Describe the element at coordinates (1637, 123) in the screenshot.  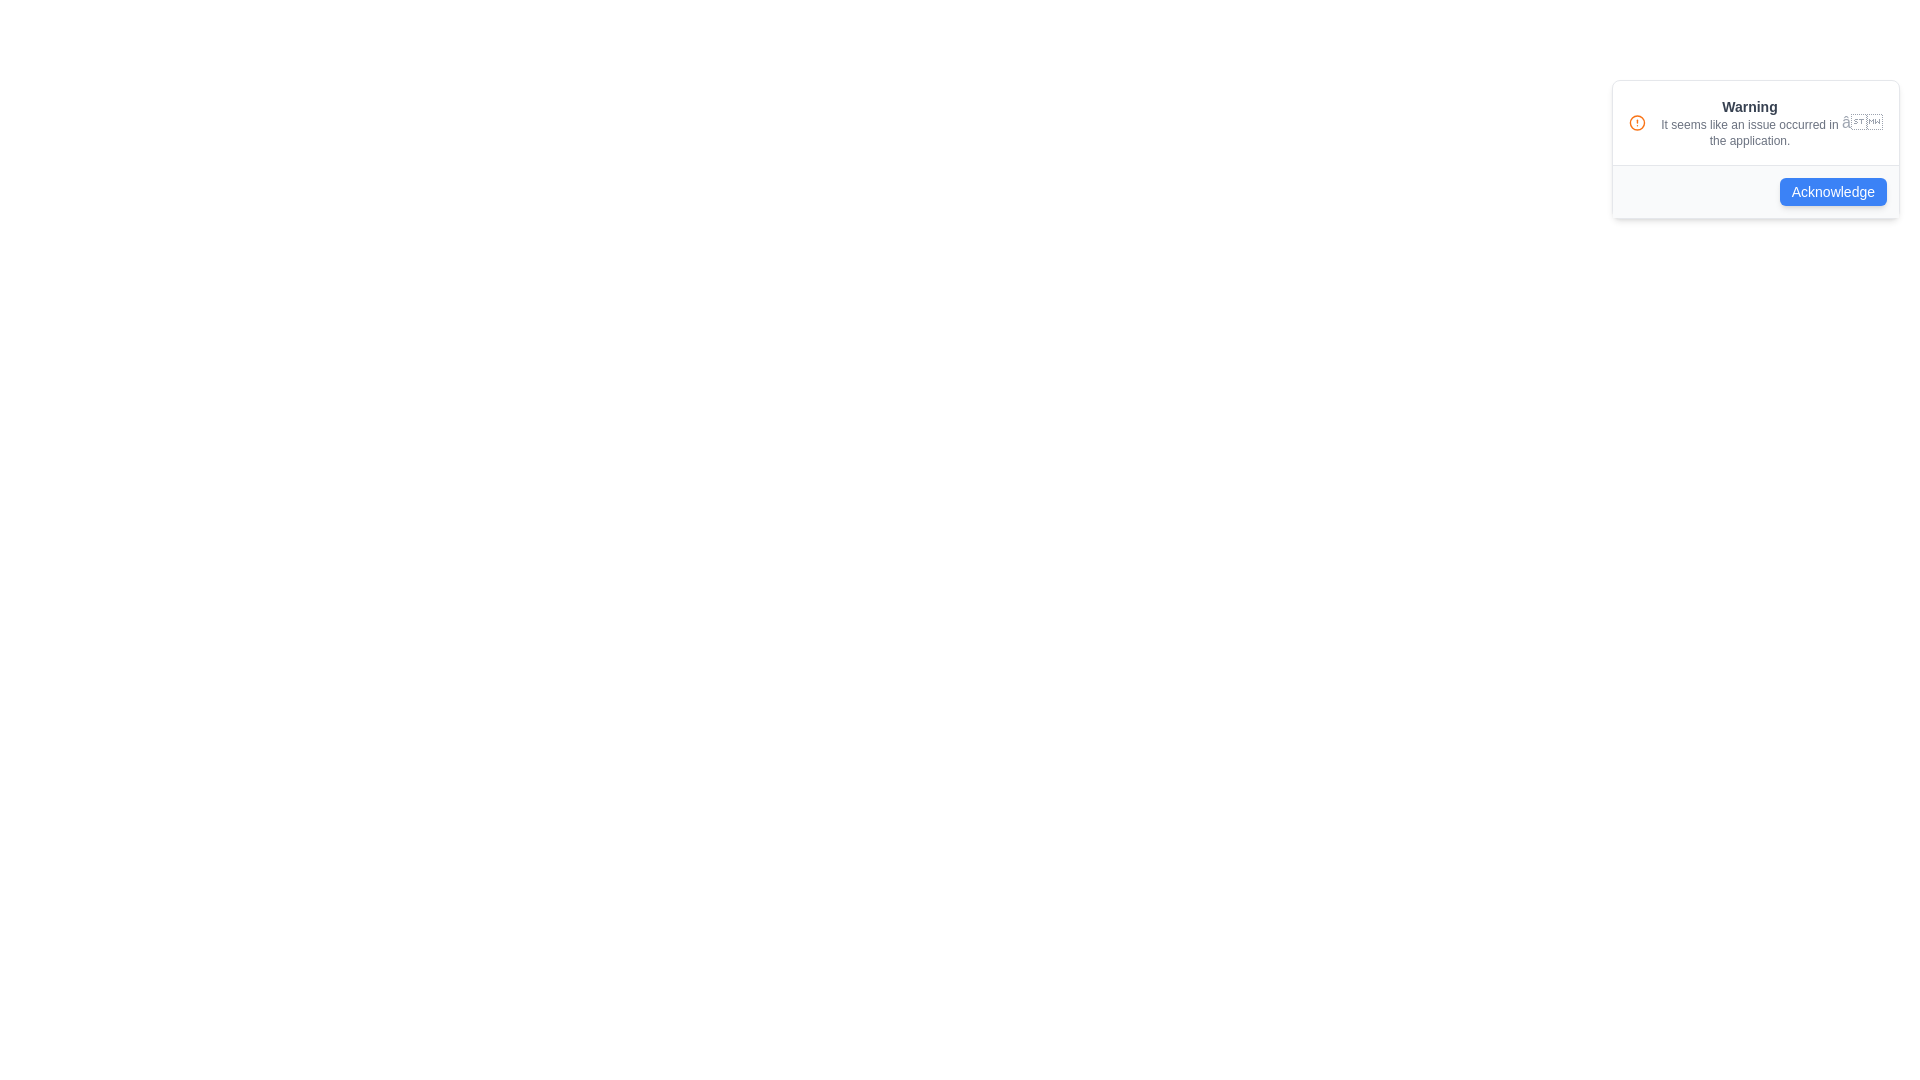
I see `the orange circular outline of the SVG Circle element located at the top-right corner of the notification card` at that location.